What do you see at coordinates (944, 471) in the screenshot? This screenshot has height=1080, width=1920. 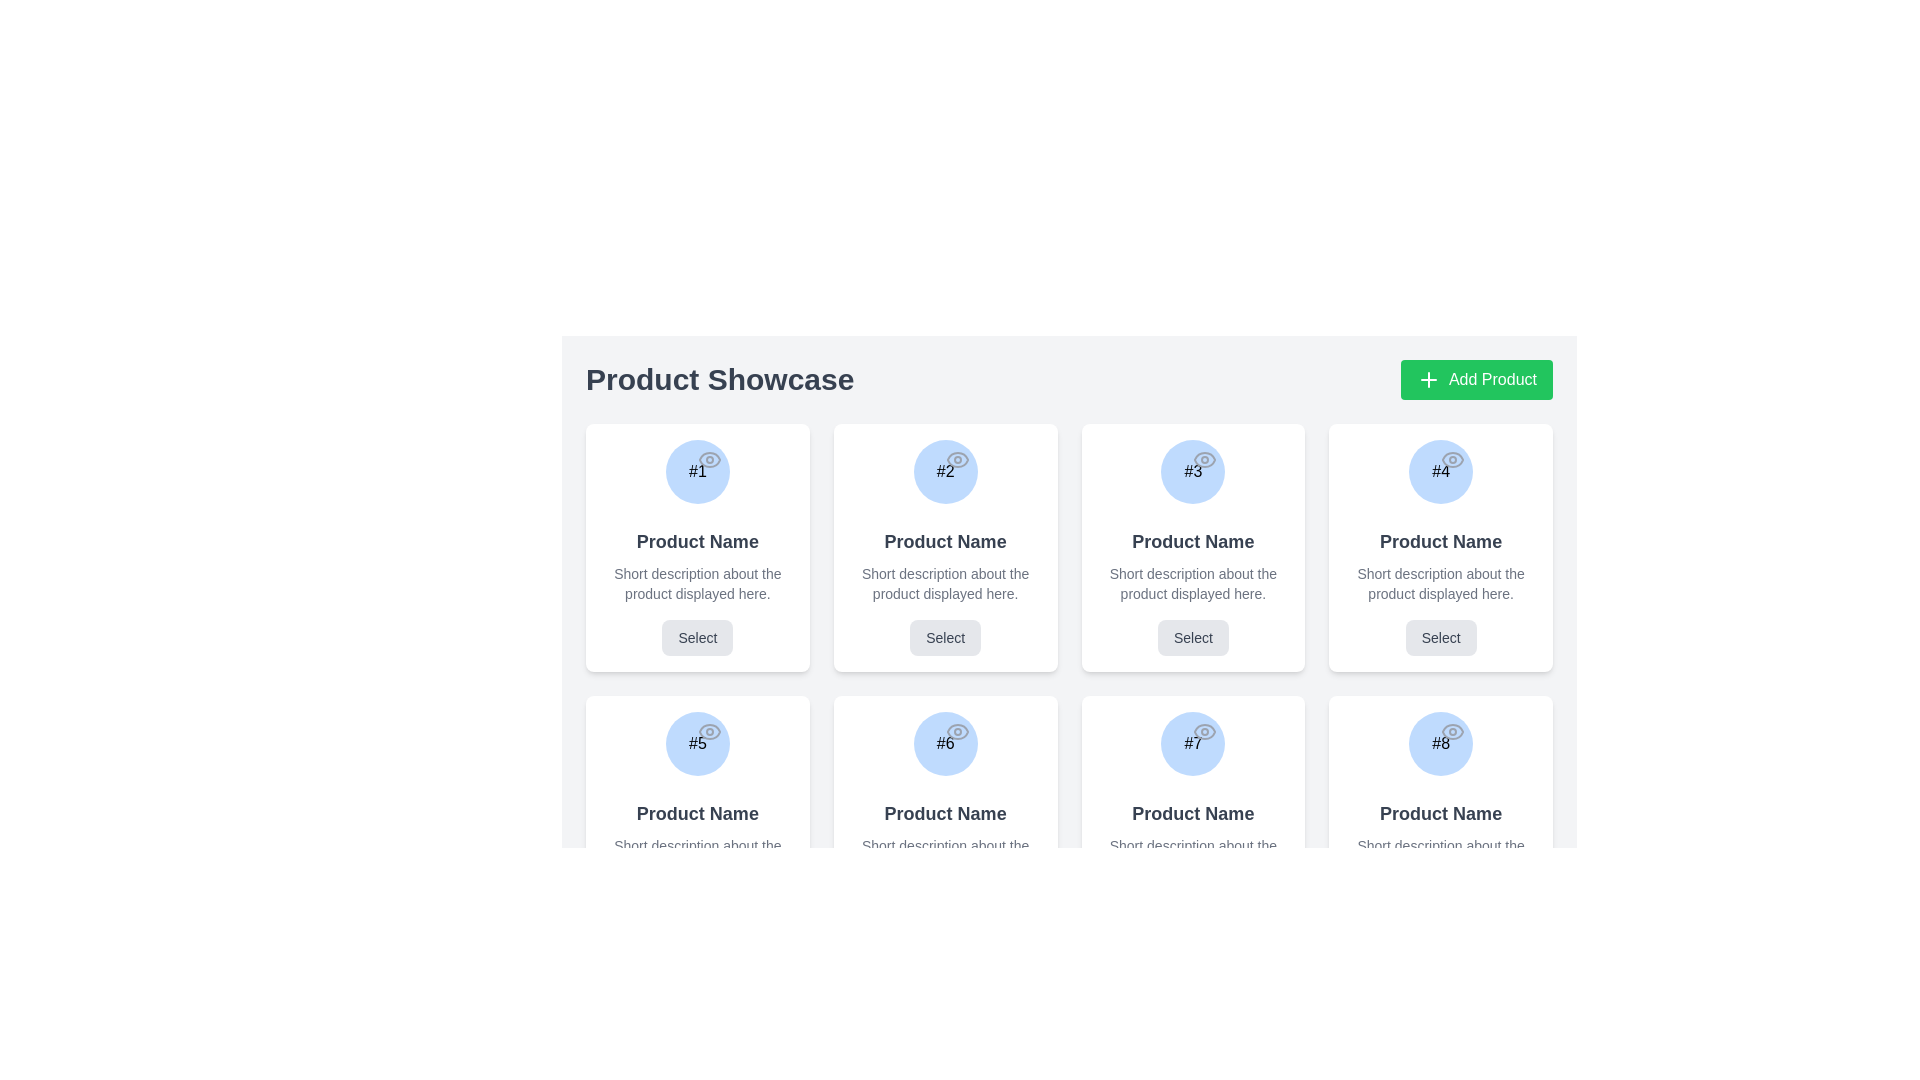 I see `the eye icon on the Identification Badge with a light blue background and the text '#2' in bold black font, located at the top of the card in the second column of the product showcase grid` at bounding box center [944, 471].